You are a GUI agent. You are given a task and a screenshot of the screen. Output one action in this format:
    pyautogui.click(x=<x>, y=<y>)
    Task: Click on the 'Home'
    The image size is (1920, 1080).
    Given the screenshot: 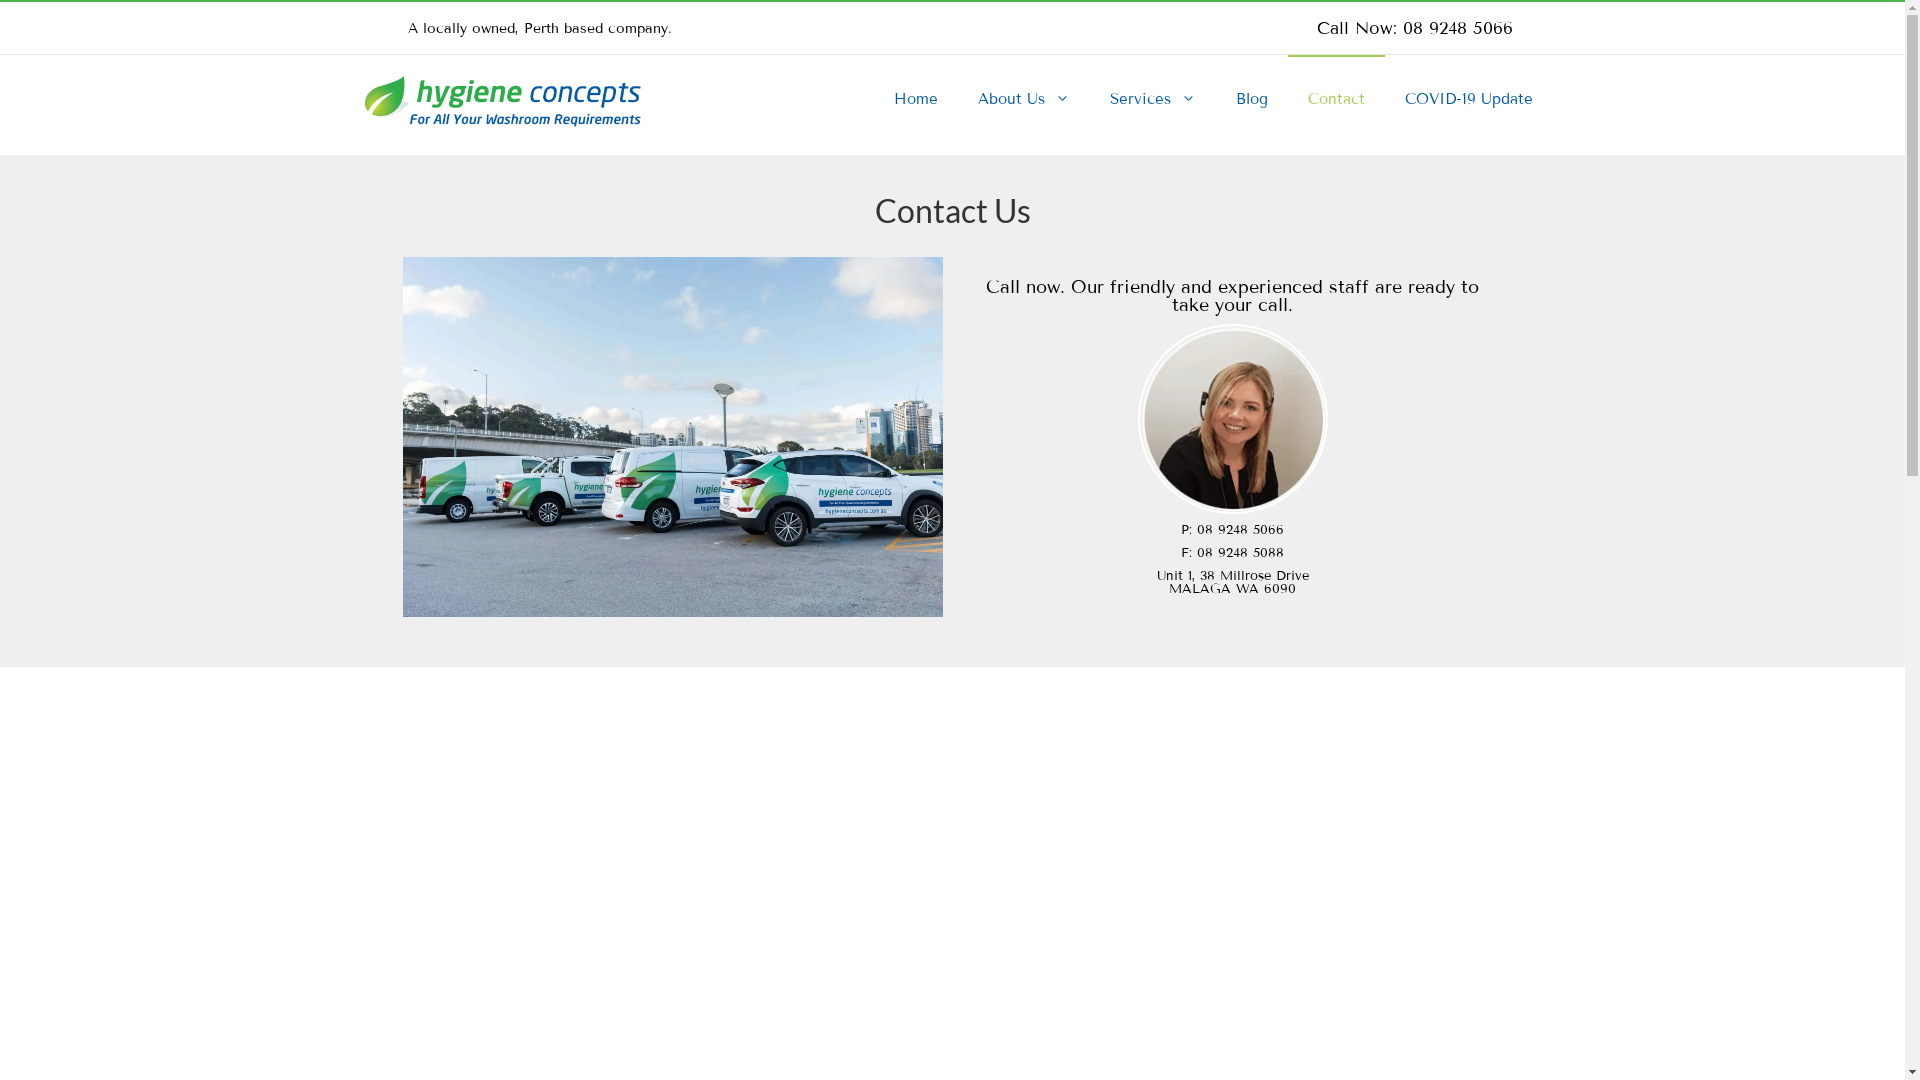 What is the action you would take?
    pyautogui.click(x=915, y=99)
    